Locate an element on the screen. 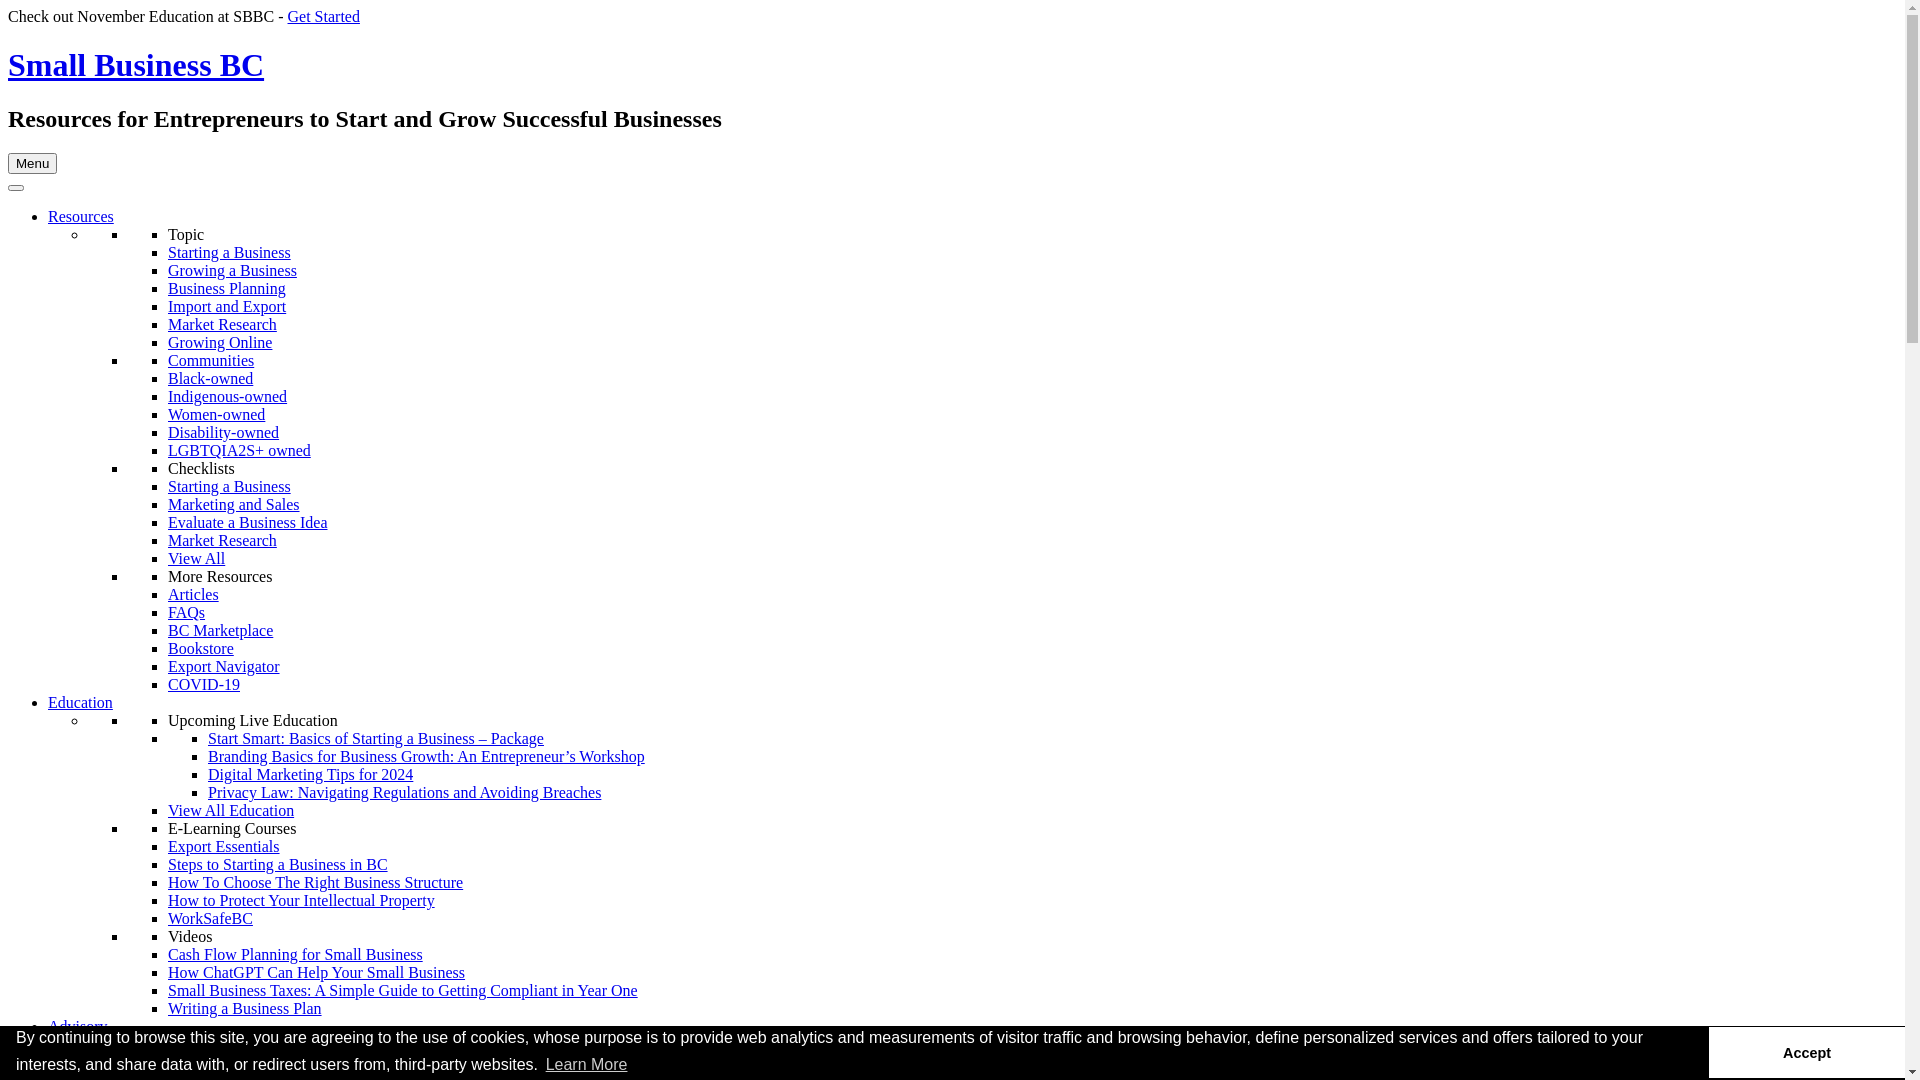 Image resolution: width=1920 pixels, height=1080 pixels. 'Small Business BC' is located at coordinates (134, 64).